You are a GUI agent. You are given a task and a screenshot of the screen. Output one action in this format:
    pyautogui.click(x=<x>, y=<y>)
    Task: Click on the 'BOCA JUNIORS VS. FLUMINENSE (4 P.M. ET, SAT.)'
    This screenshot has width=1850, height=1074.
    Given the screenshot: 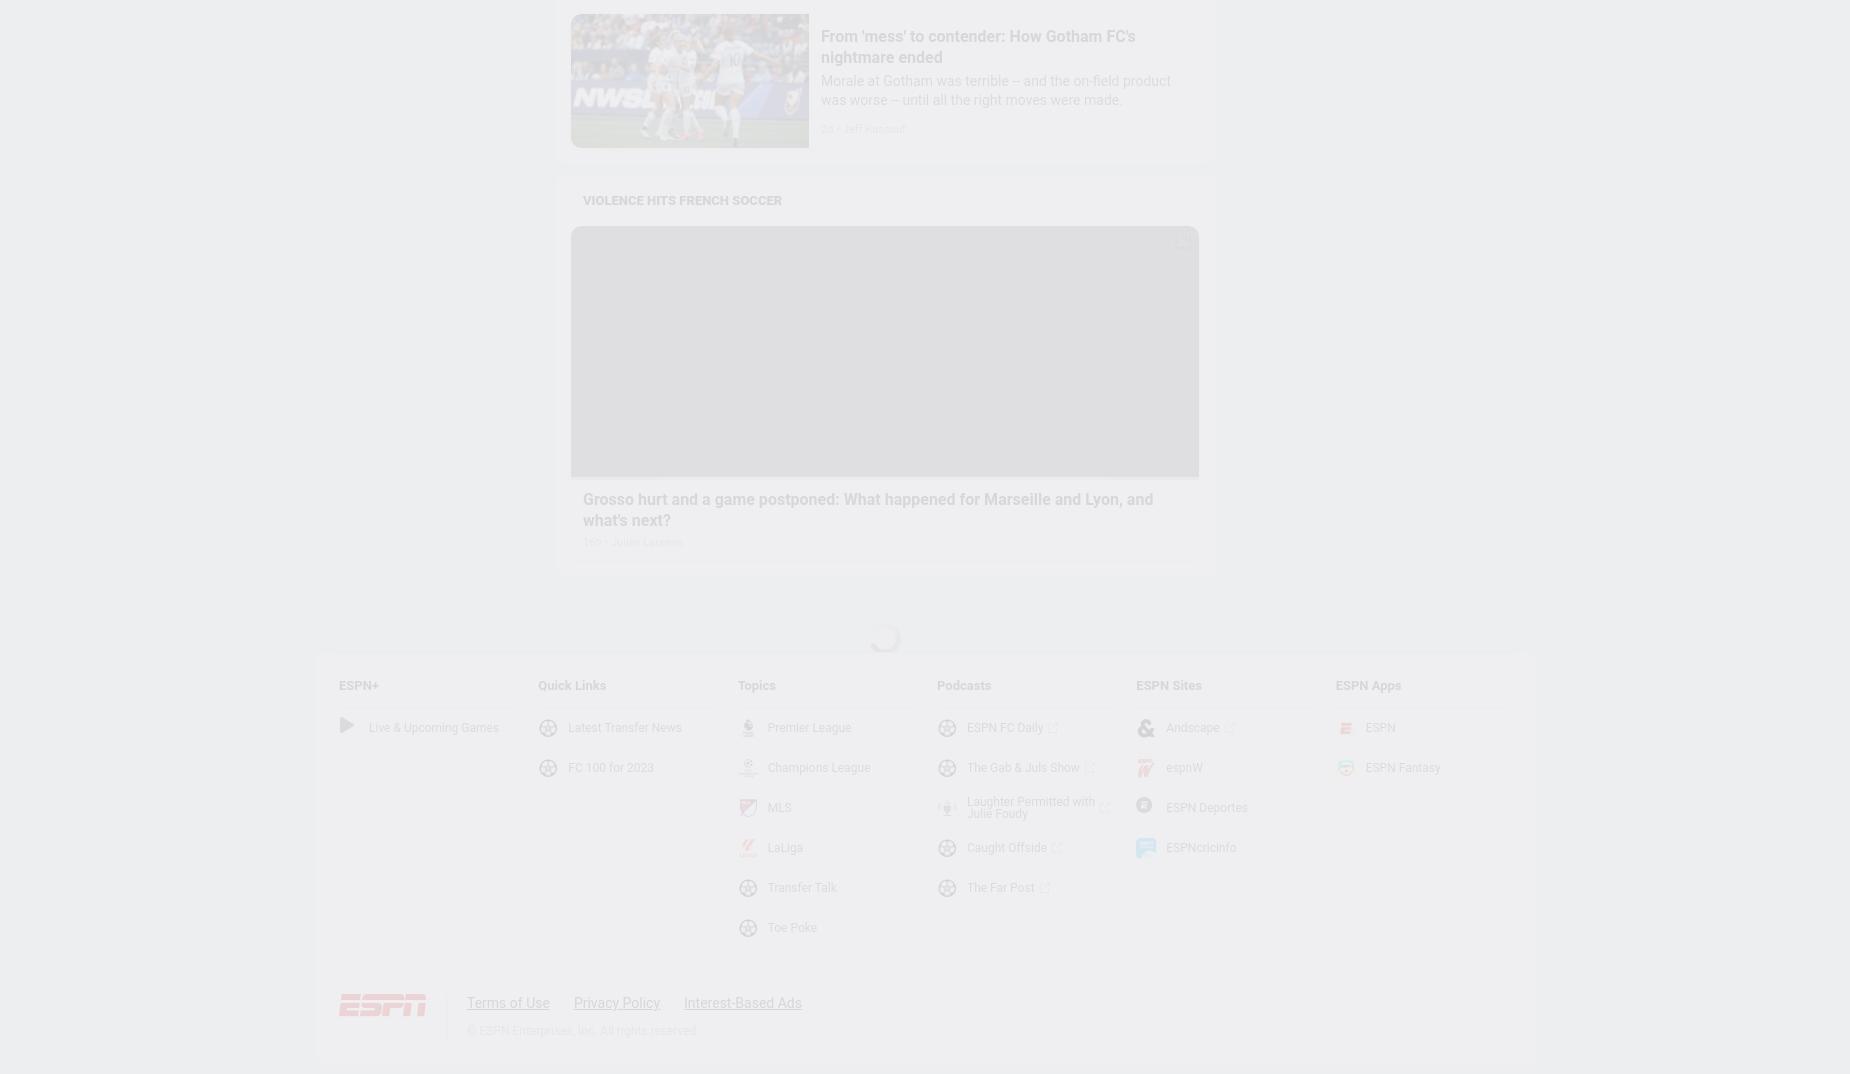 What is the action you would take?
    pyautogui.click(x=745, y=1011)
    